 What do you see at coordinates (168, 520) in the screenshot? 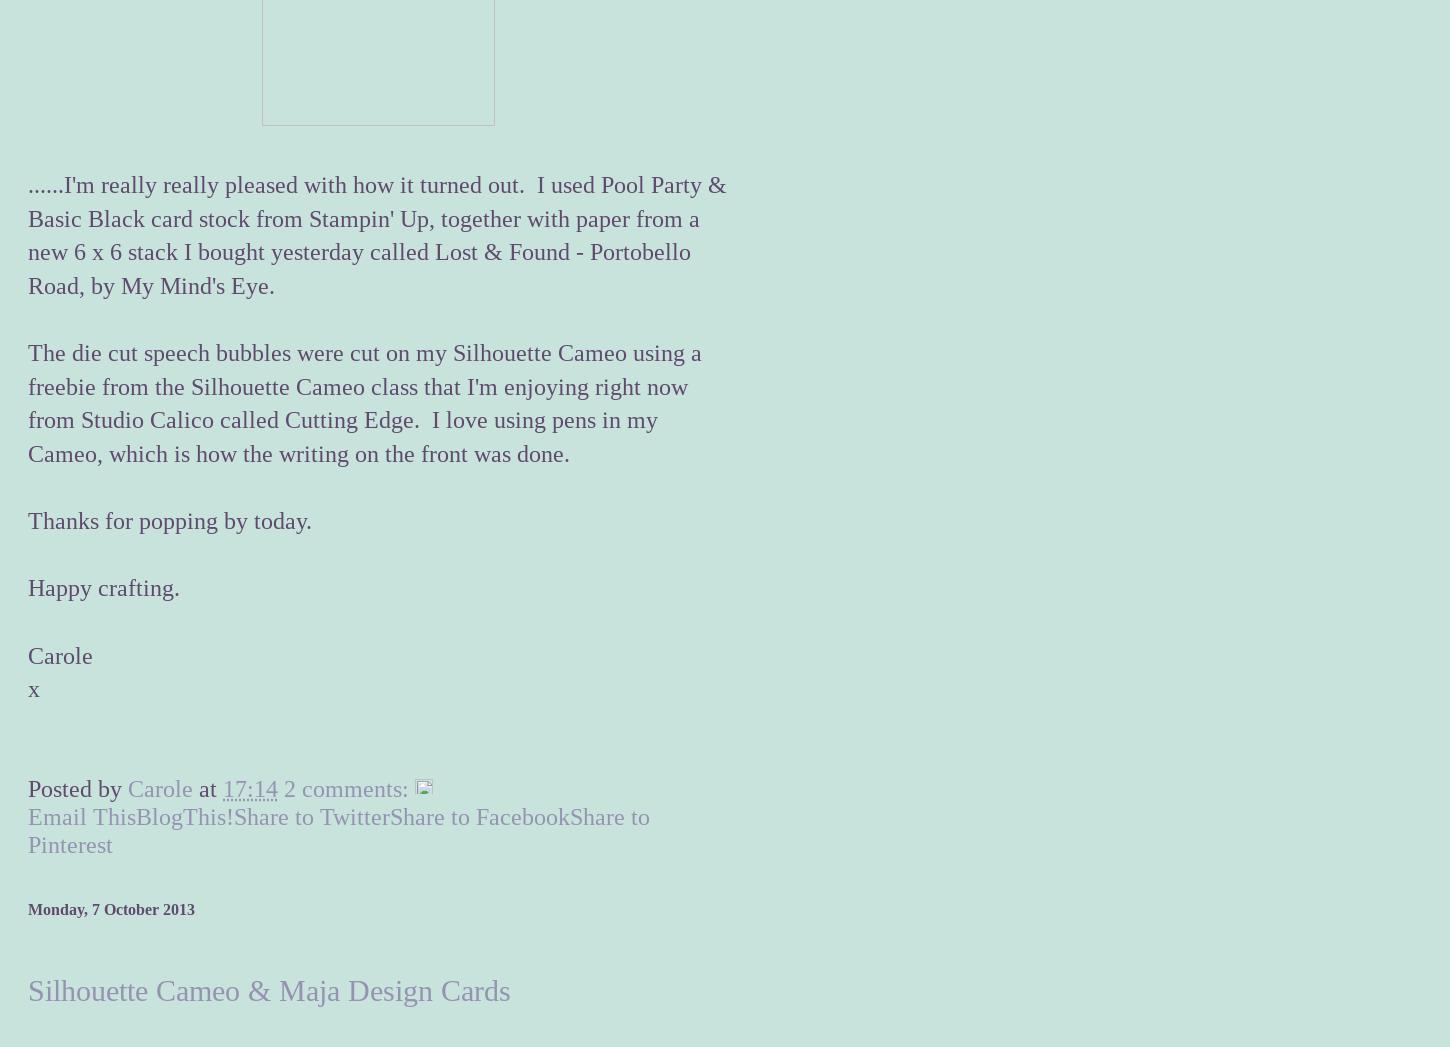
I see `'Thanks for popping by today.'` at bounding box center [168, 520].